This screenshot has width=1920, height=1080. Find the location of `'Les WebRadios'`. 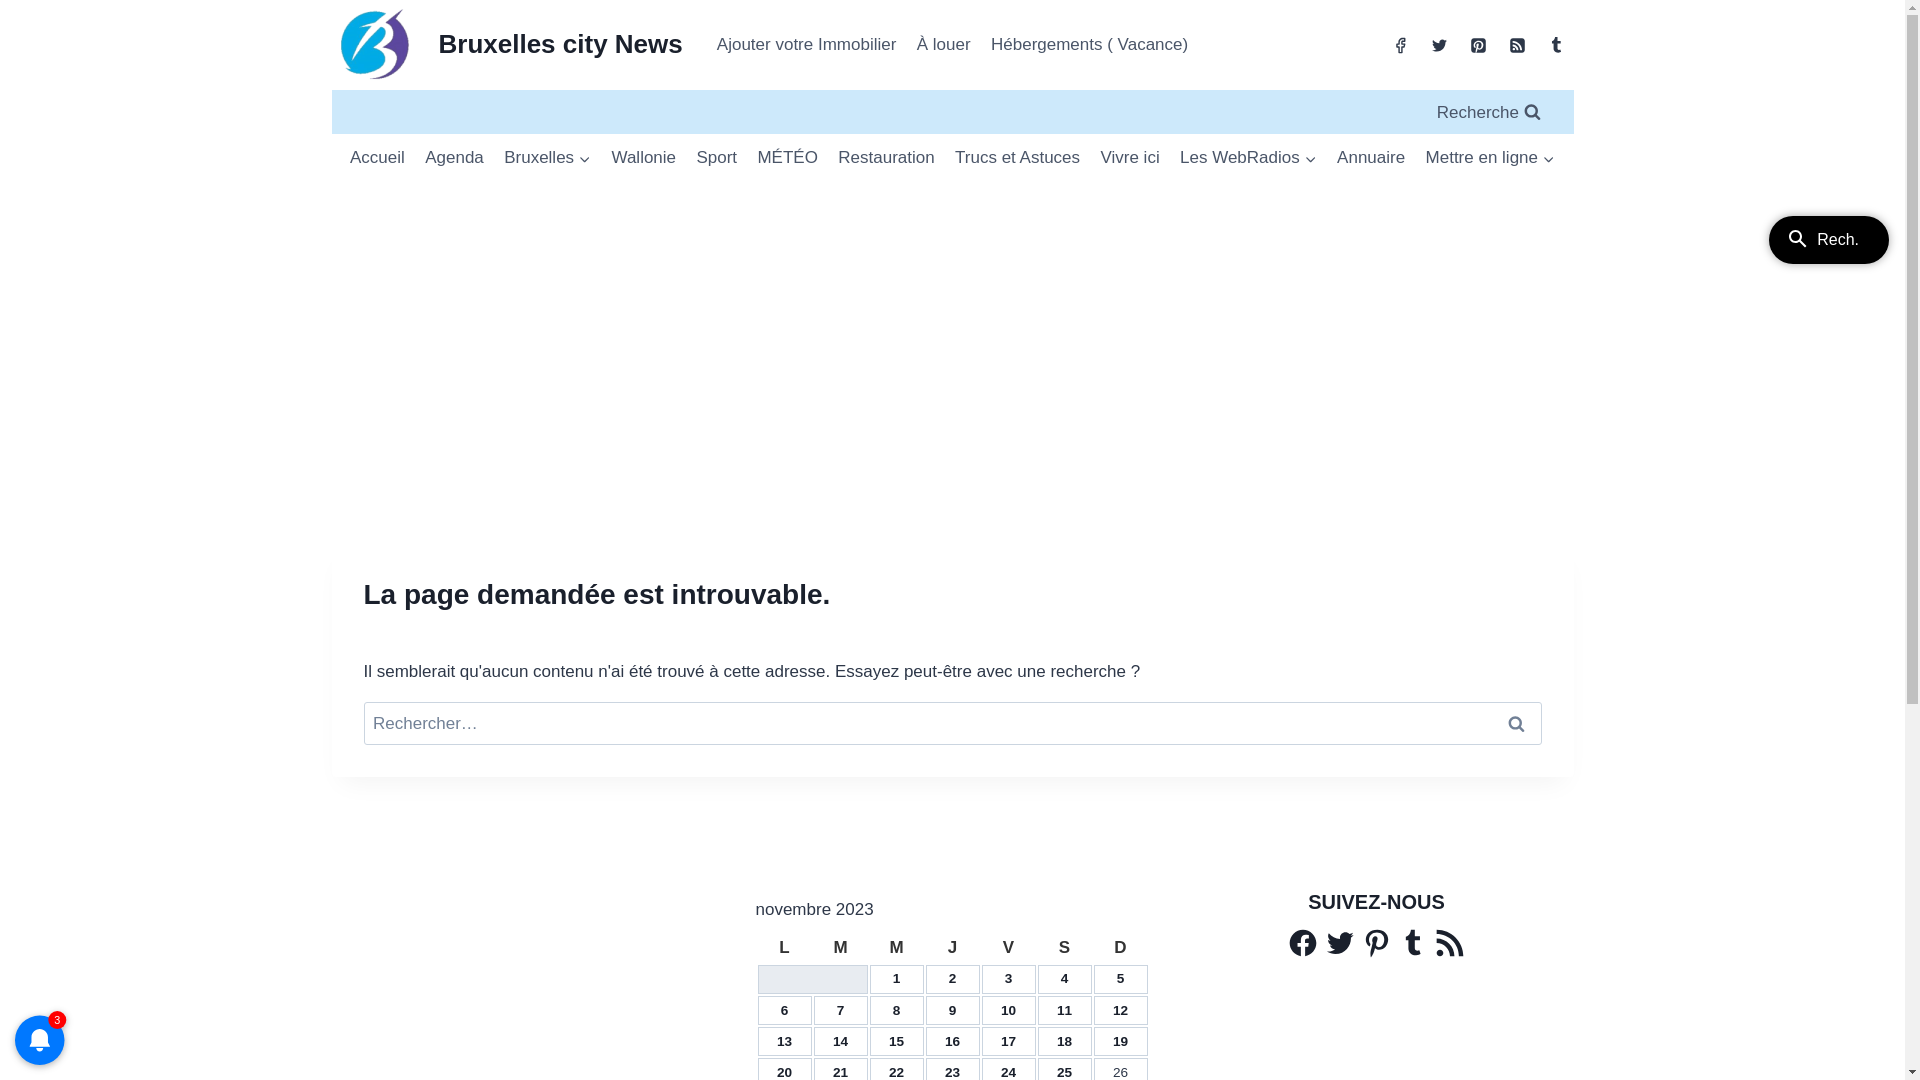

'Les WebRadios' is located at coordinates (1247, 157).